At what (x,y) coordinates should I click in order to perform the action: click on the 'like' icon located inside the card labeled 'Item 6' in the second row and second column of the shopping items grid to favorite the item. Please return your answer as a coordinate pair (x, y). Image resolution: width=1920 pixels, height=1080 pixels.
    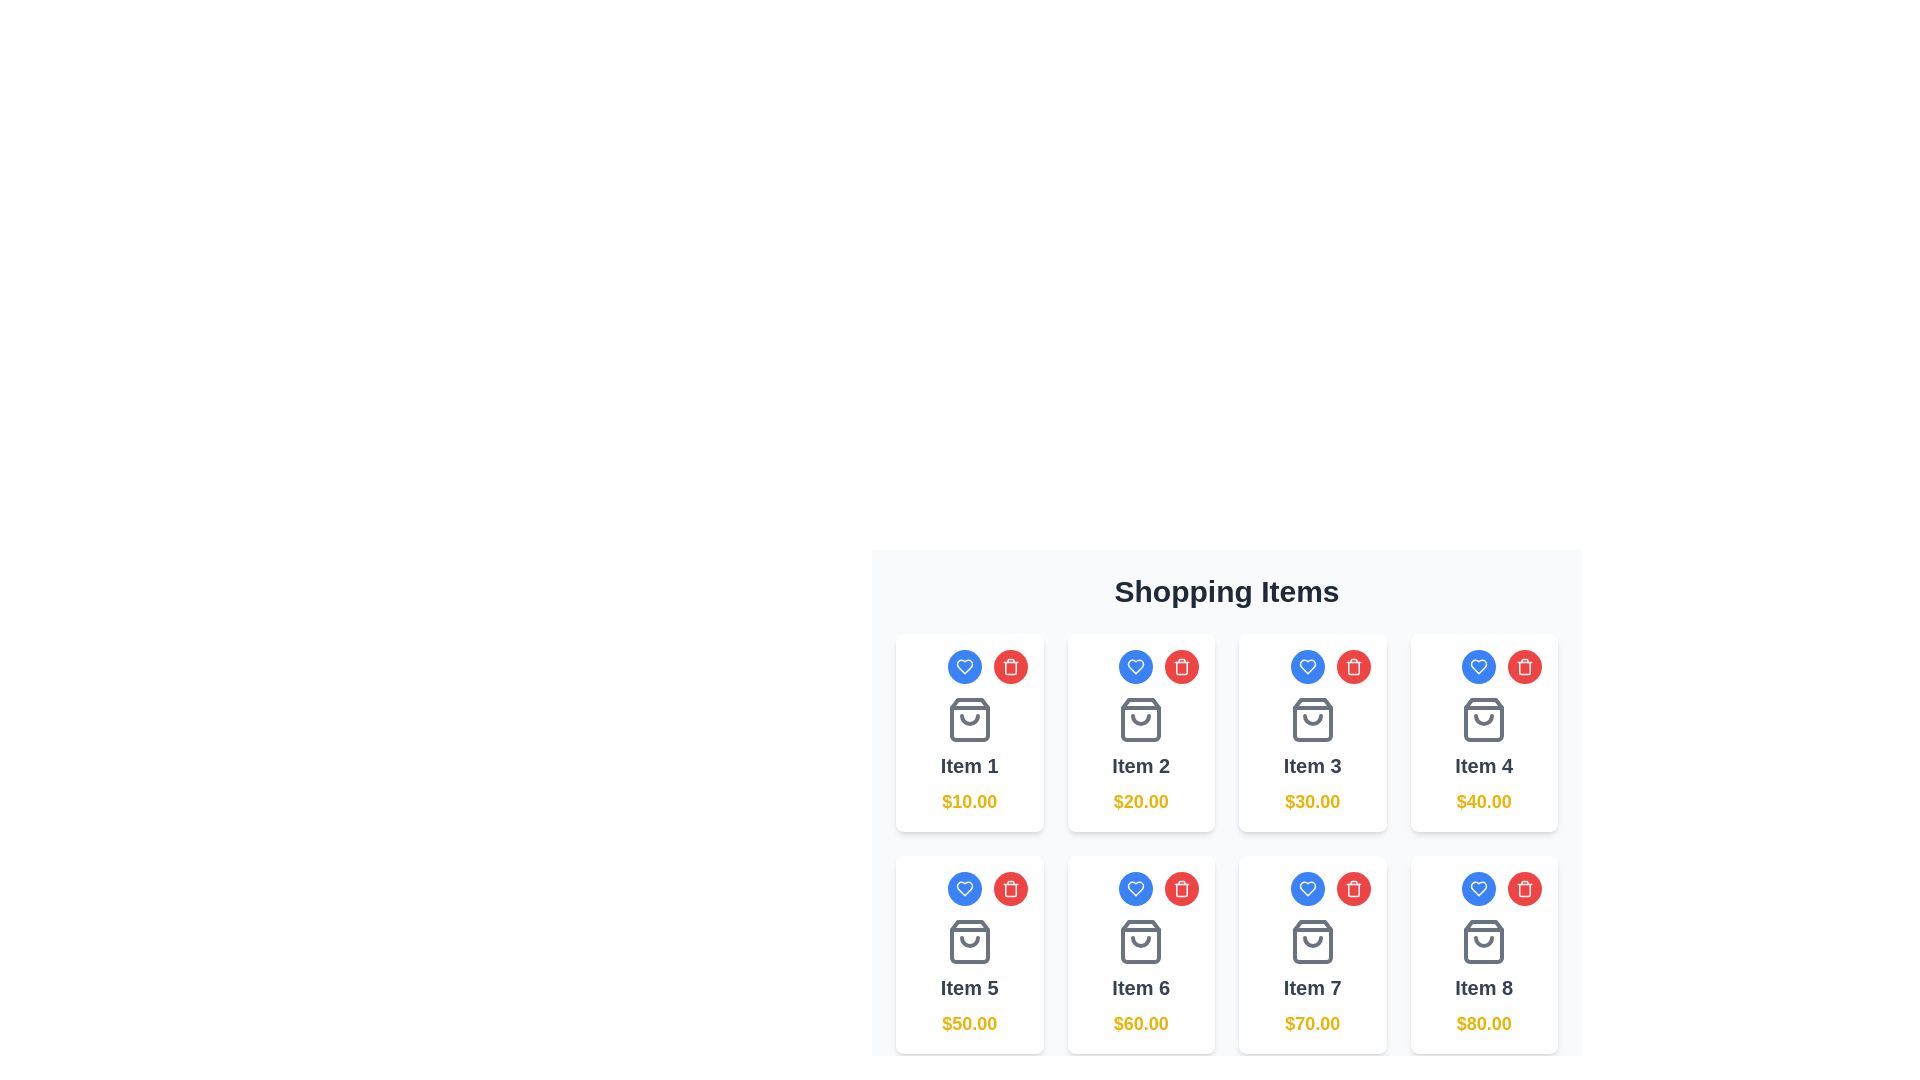
    Looking at the image, I should click on (1136, 887).